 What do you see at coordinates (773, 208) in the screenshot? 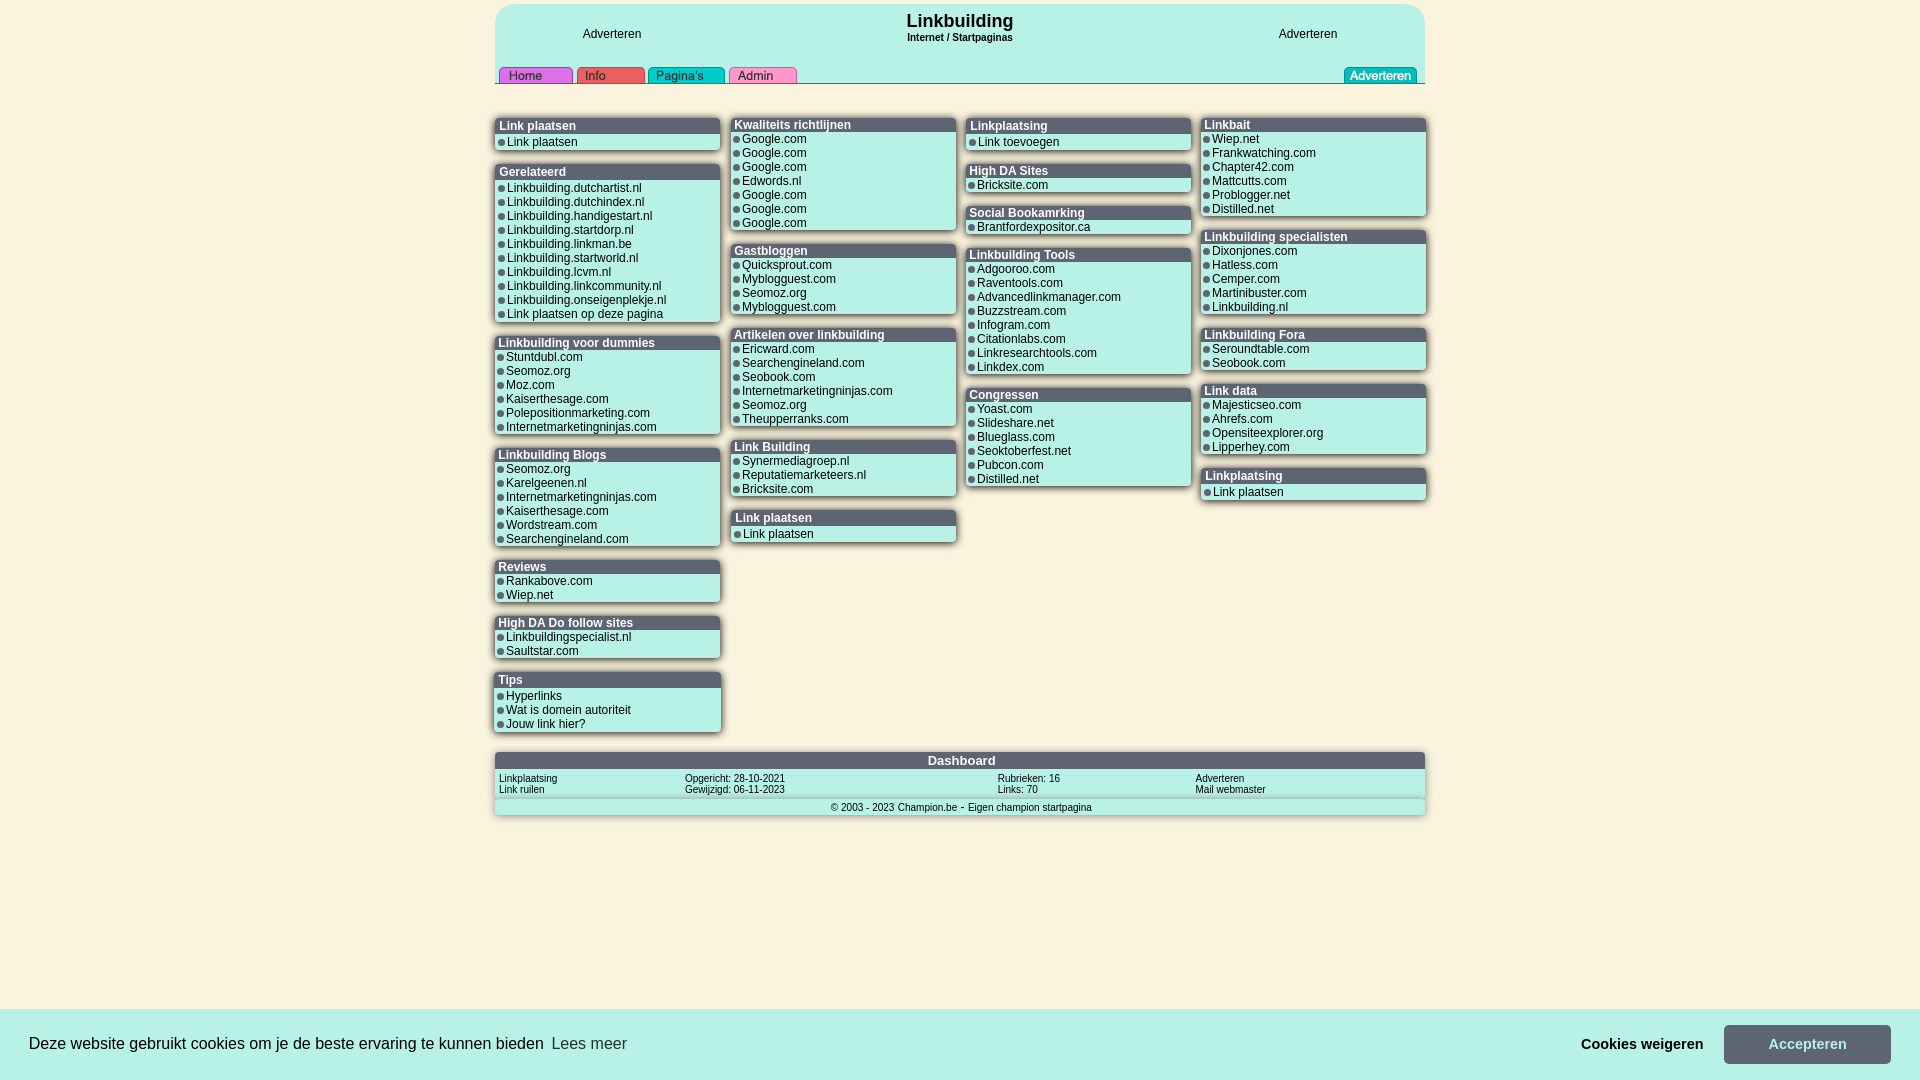
I see `'Google.com'` at bounding box center [773, 208].